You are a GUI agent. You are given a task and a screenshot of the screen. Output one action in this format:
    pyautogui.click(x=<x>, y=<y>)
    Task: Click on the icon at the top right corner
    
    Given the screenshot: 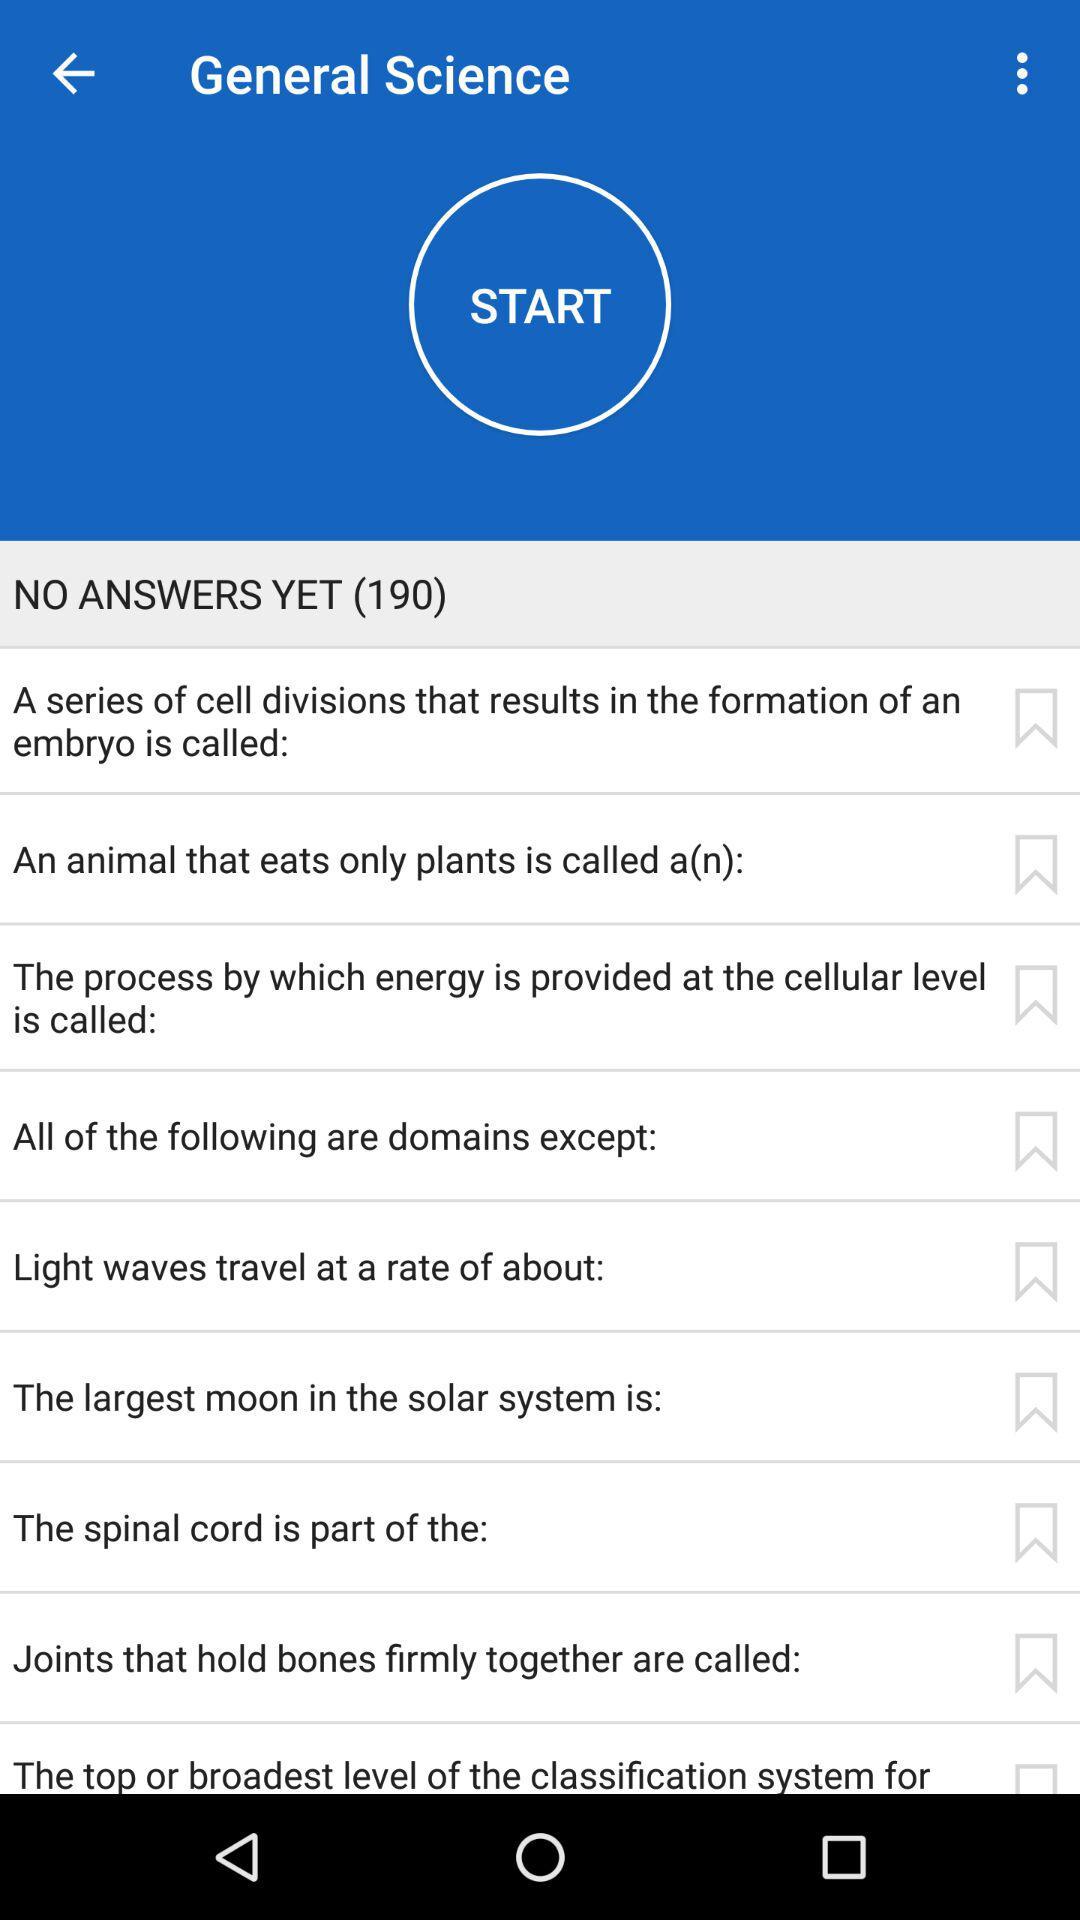 What is the action you would take?
    pyautogui.click(x=1027, y=73)
    